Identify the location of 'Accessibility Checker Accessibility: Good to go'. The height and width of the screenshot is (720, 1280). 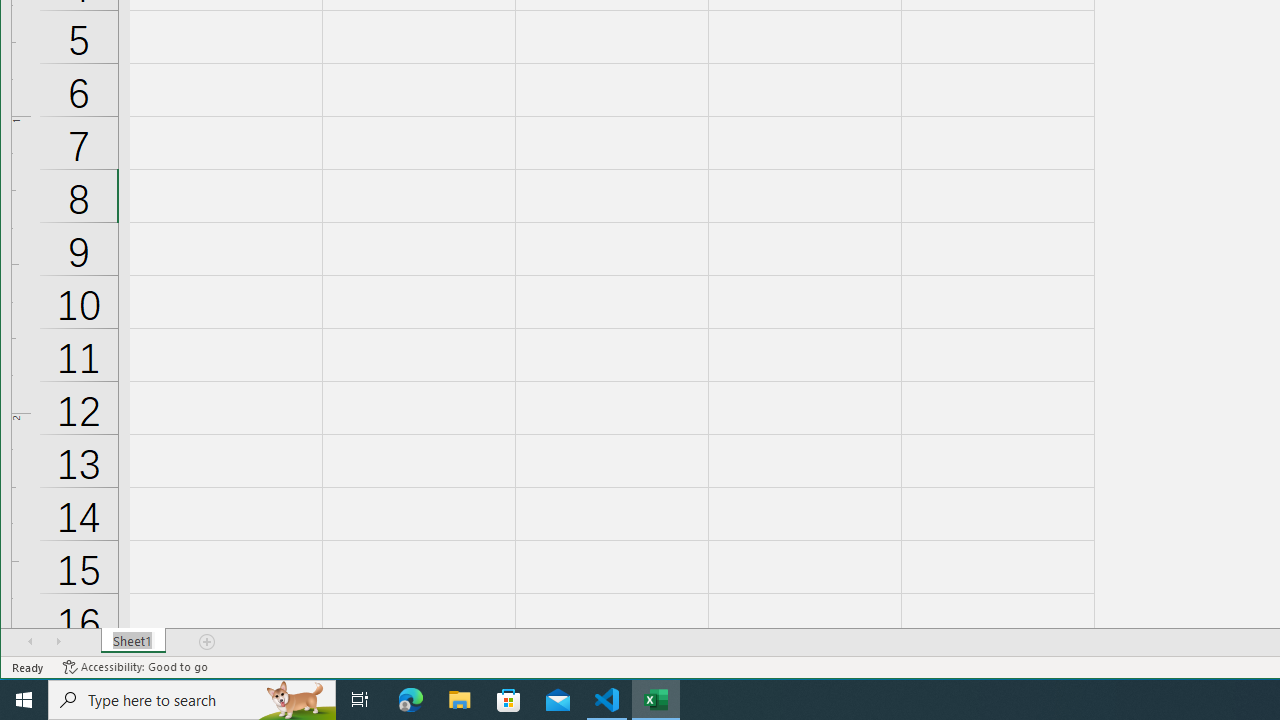
(134, 667).